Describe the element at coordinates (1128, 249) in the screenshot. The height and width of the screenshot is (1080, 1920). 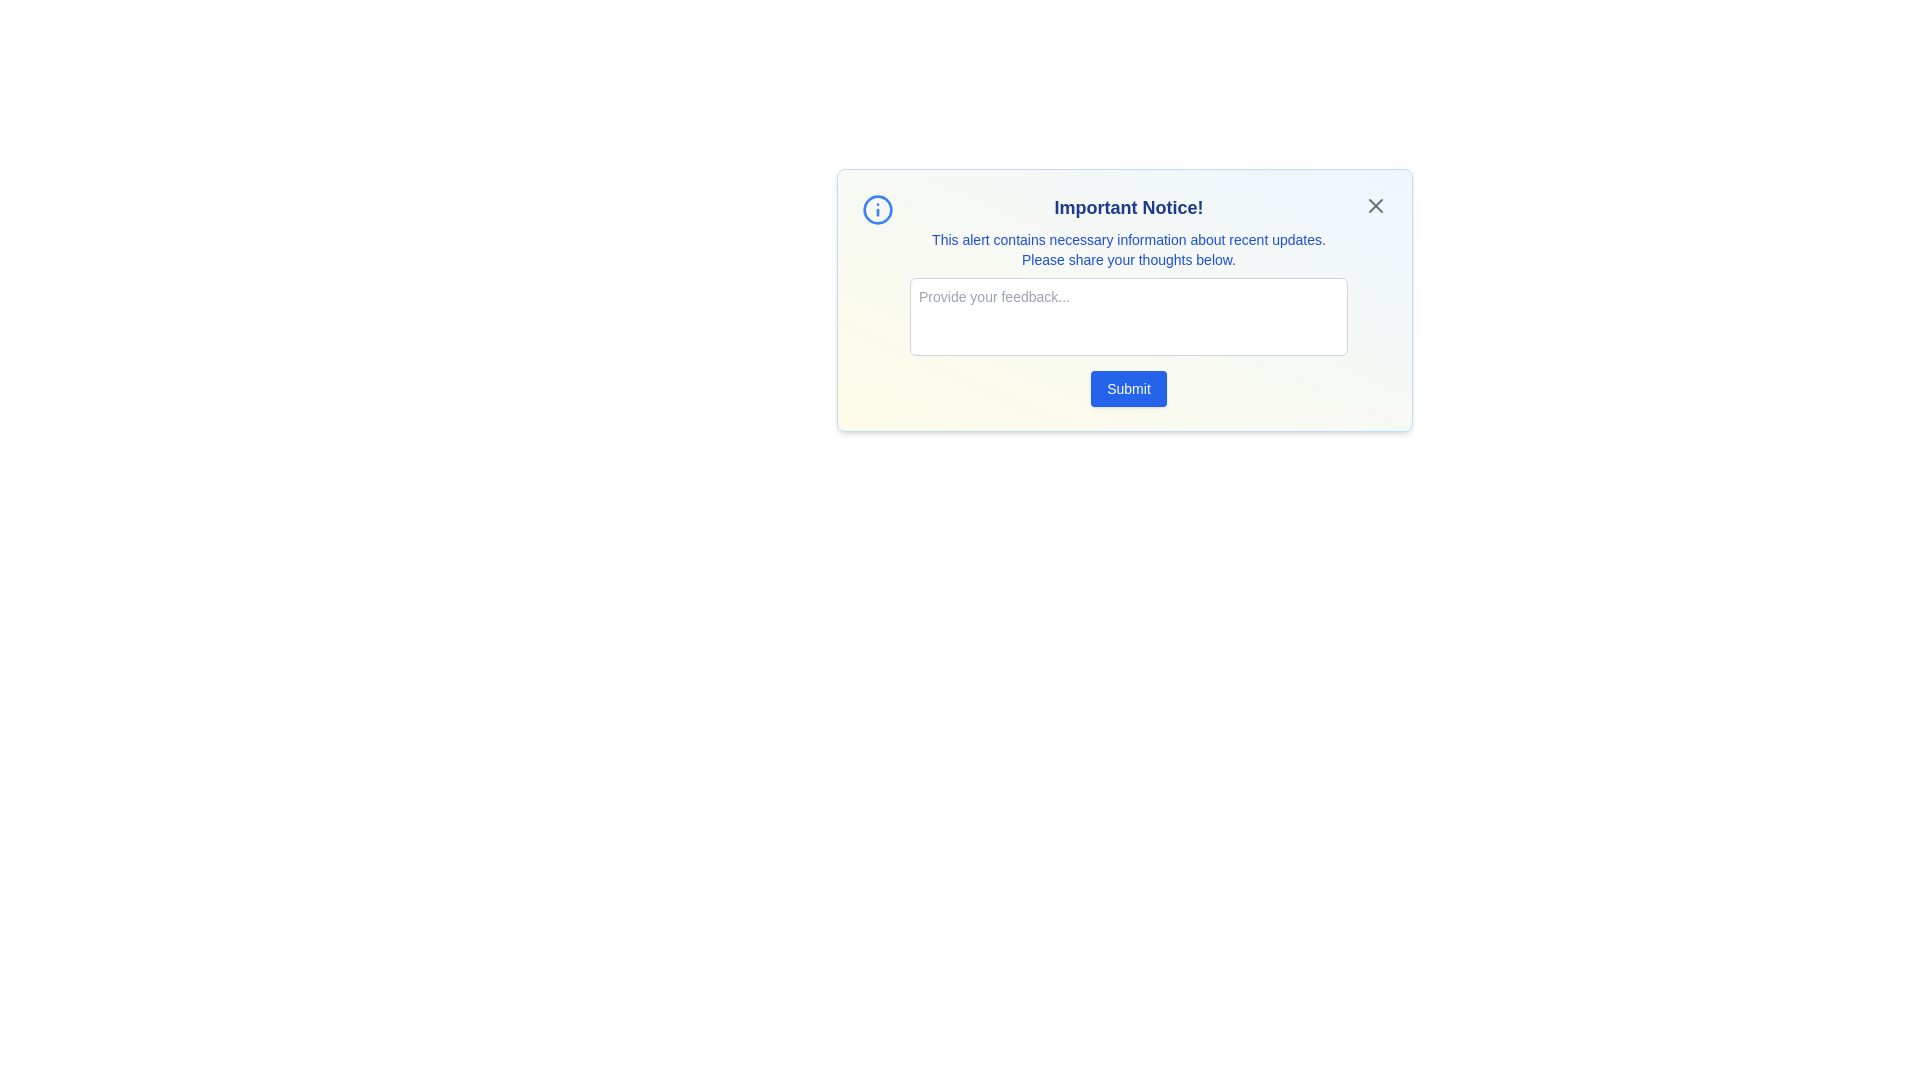
I see `the text block styled in a smaller font size and blue color, positioned below the heading 'Important Notice!' in a pop-up style interface` at that location.